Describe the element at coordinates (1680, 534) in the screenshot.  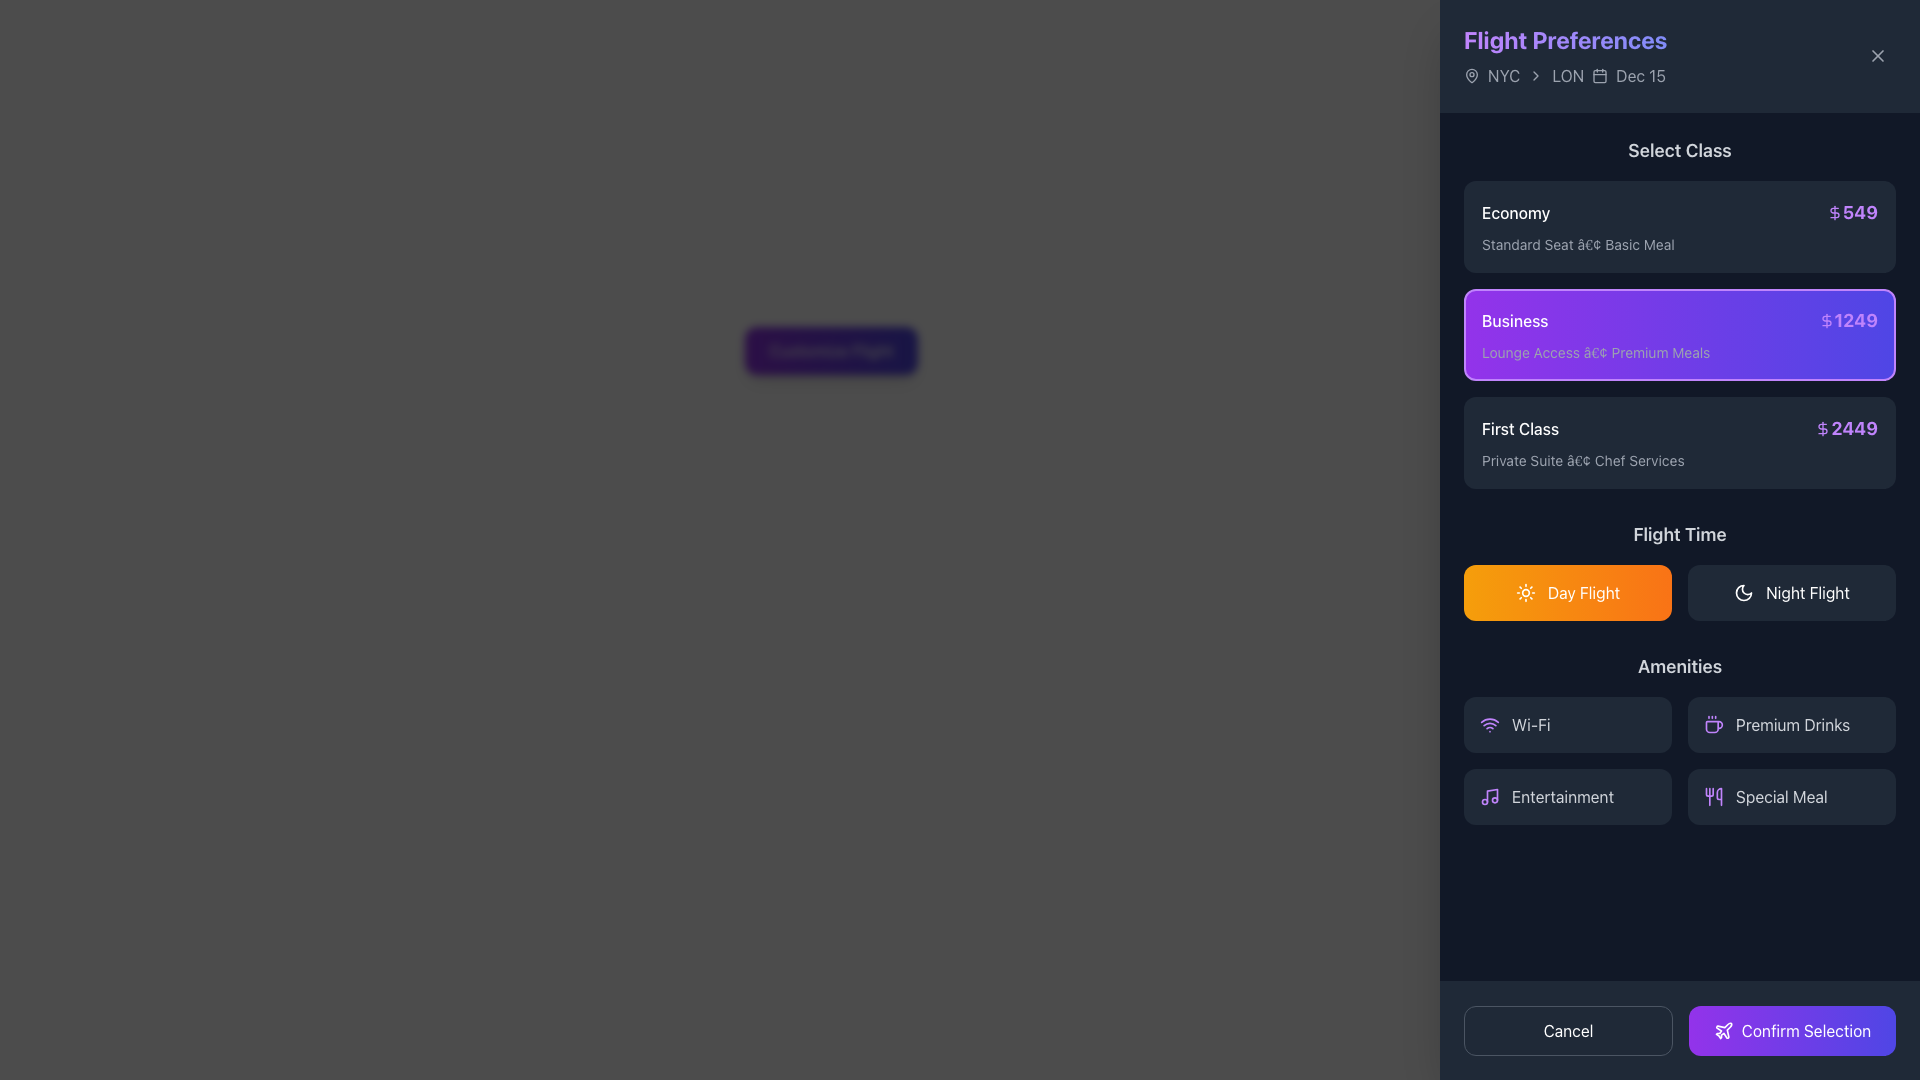
I see `the text label displaying 'Flight Time', which is a bold grey font located near the middle of the right sidebar, serving as a section header above the options 'Day Flight' and 'Night Flight'` at that location.